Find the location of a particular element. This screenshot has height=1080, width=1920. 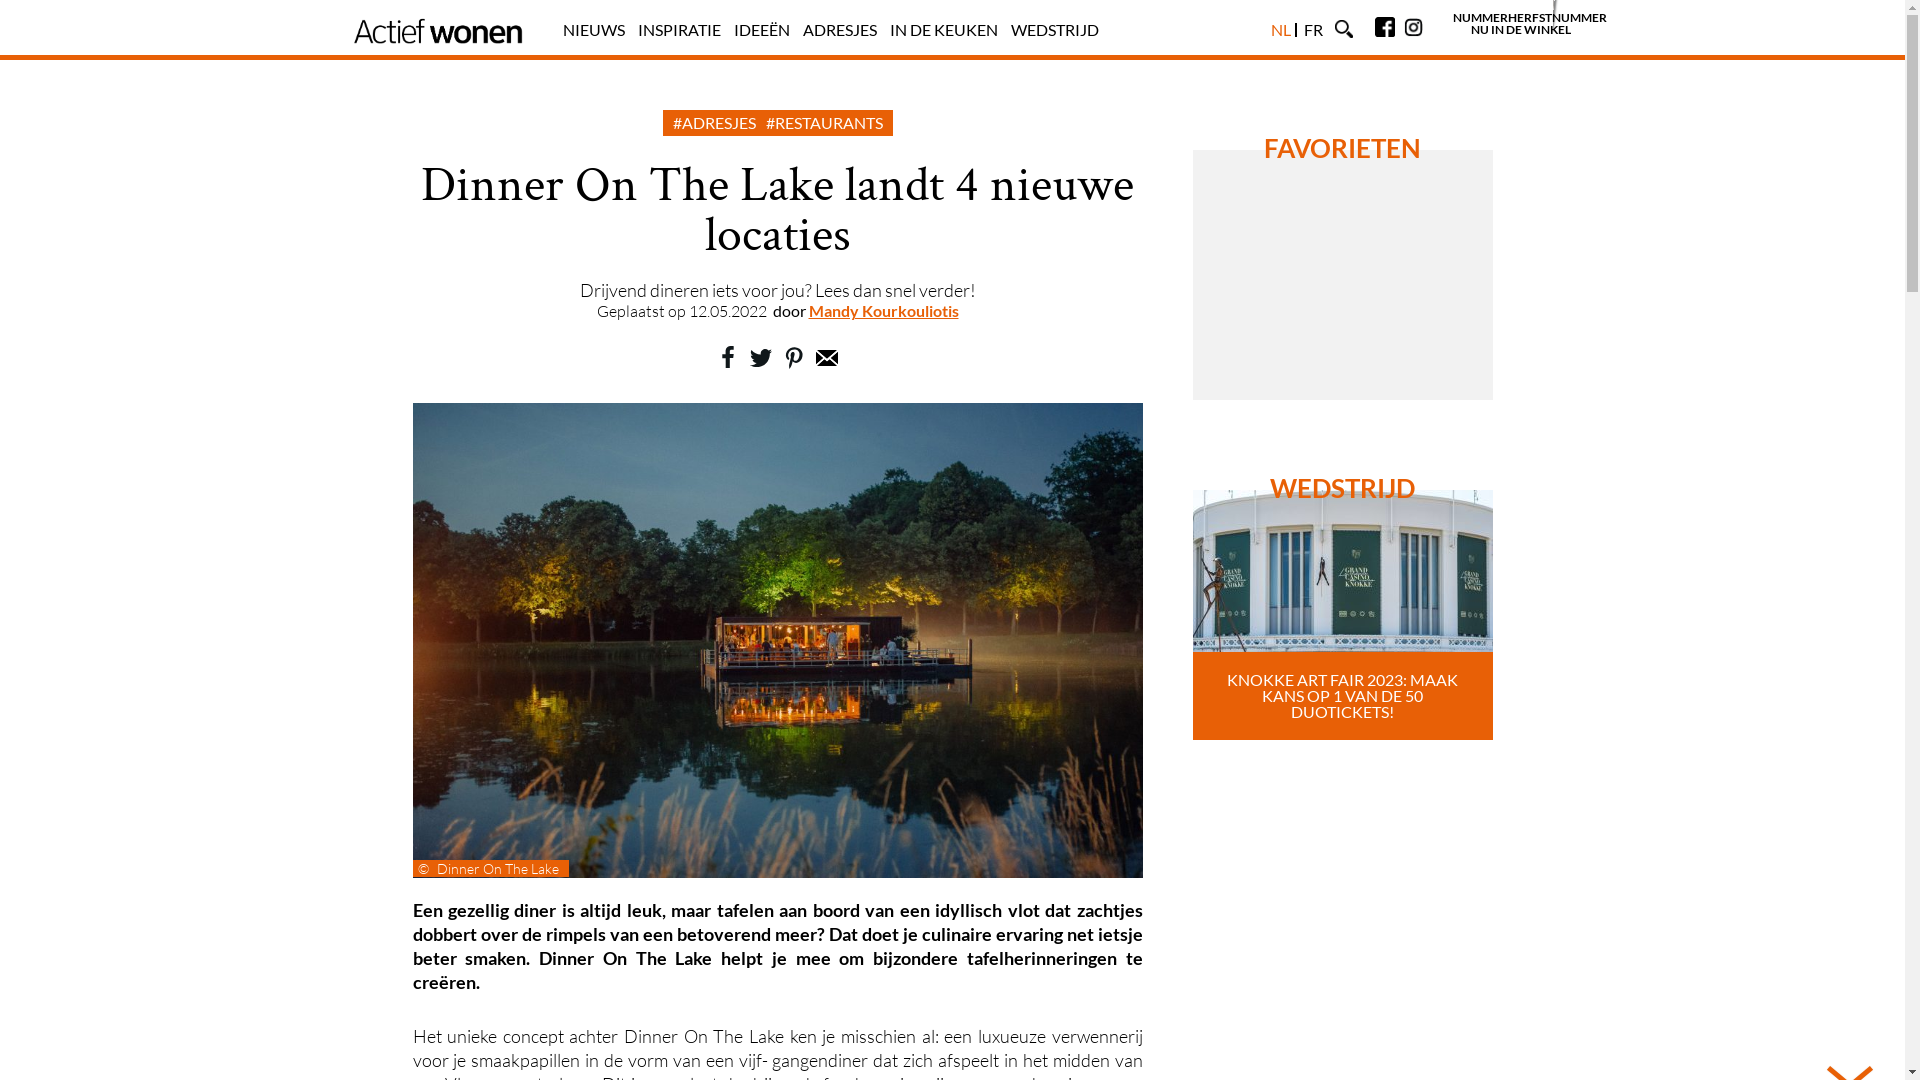

'Mandy Kourkouliotis' is located at coordinates (882, 310).